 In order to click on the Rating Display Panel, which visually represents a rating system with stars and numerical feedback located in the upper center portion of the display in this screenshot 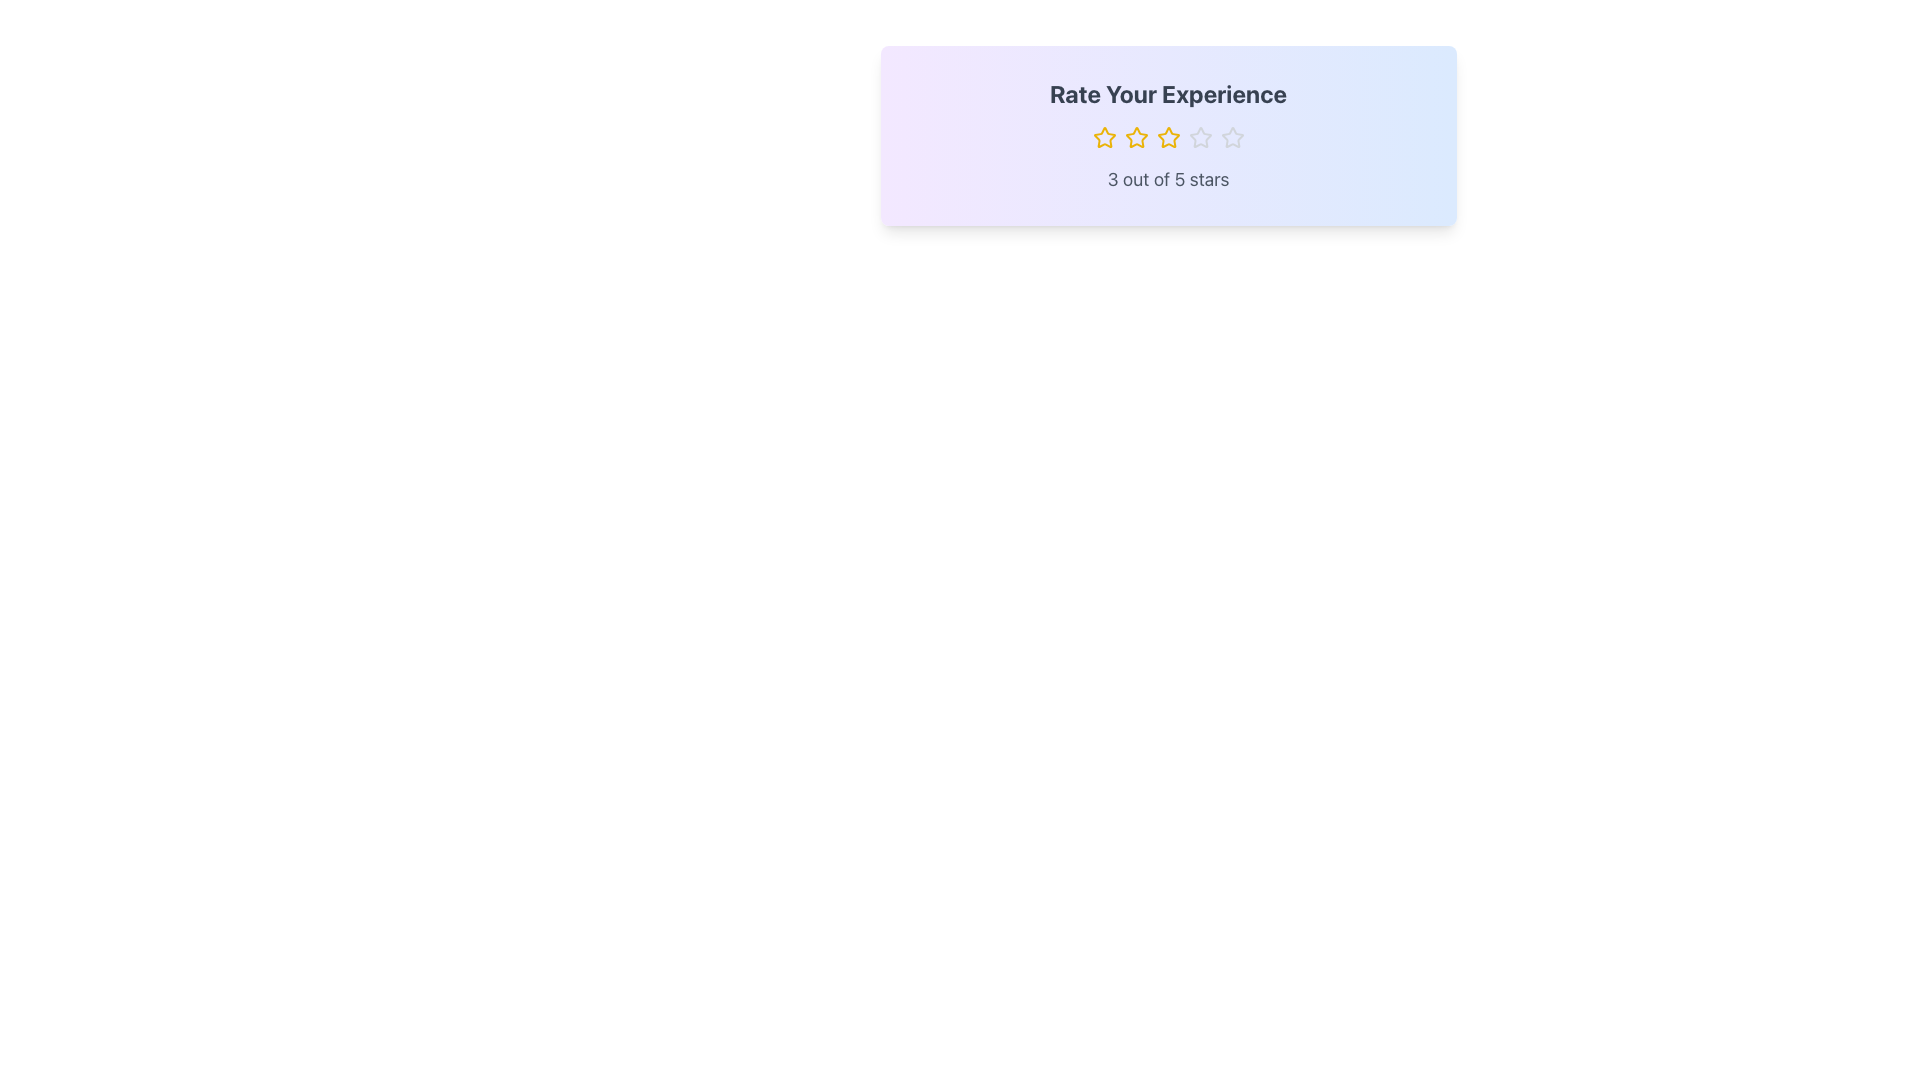, I will do `click(1168, 135)`.